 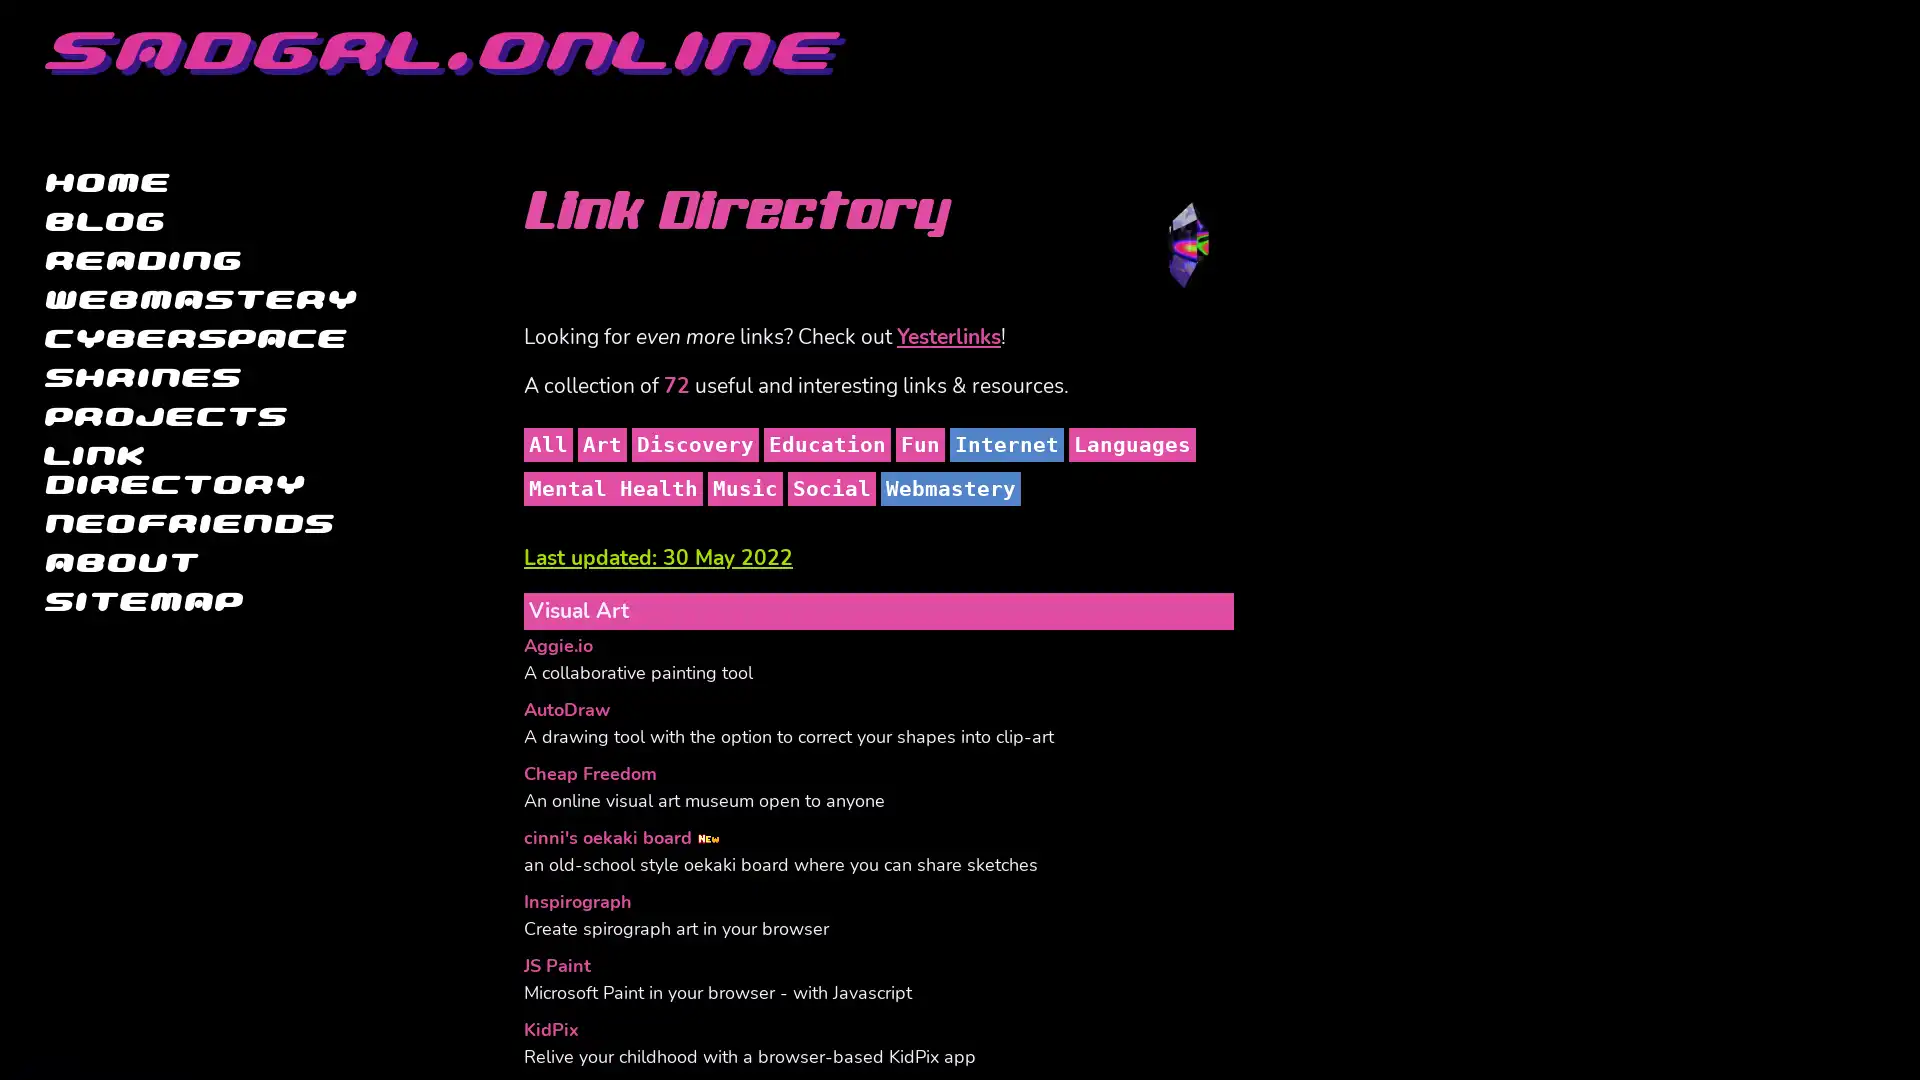 I want to click on Social, so click(x=831, y=488).